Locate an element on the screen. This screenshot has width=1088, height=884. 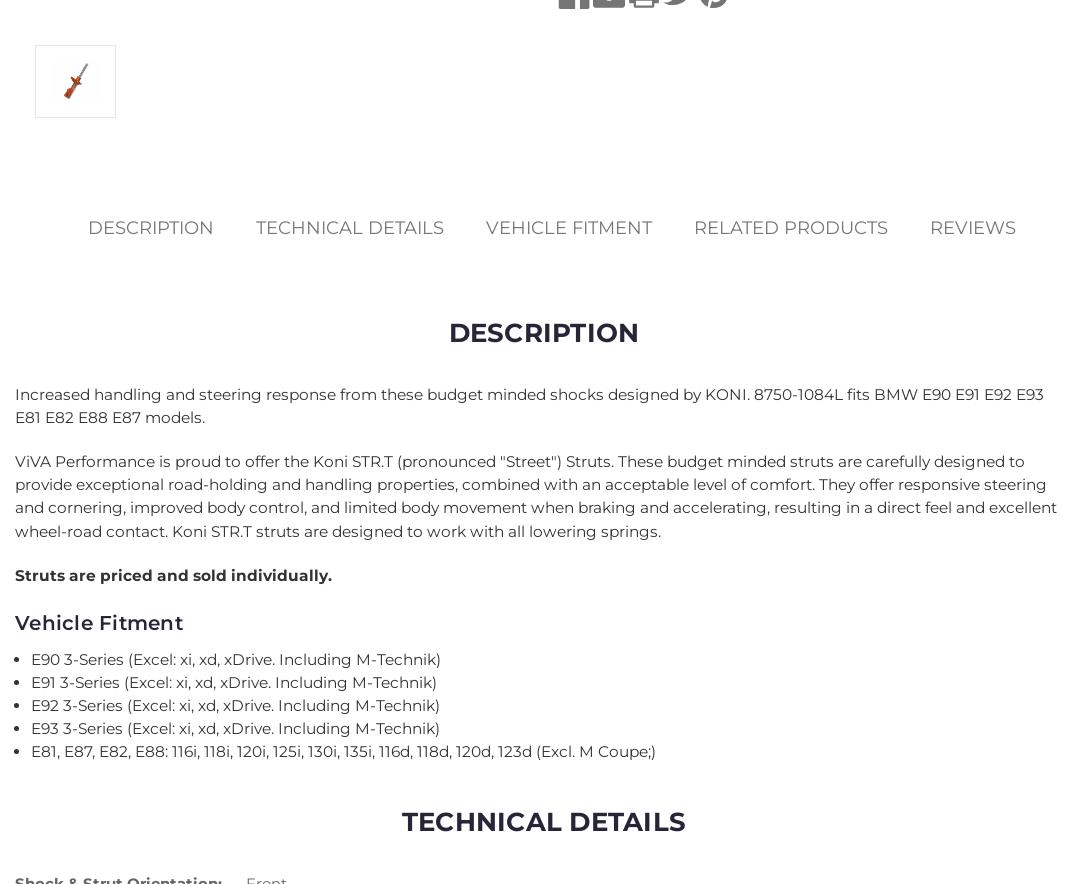
'DESCRIPTION' is located at coordinates (542, 332).